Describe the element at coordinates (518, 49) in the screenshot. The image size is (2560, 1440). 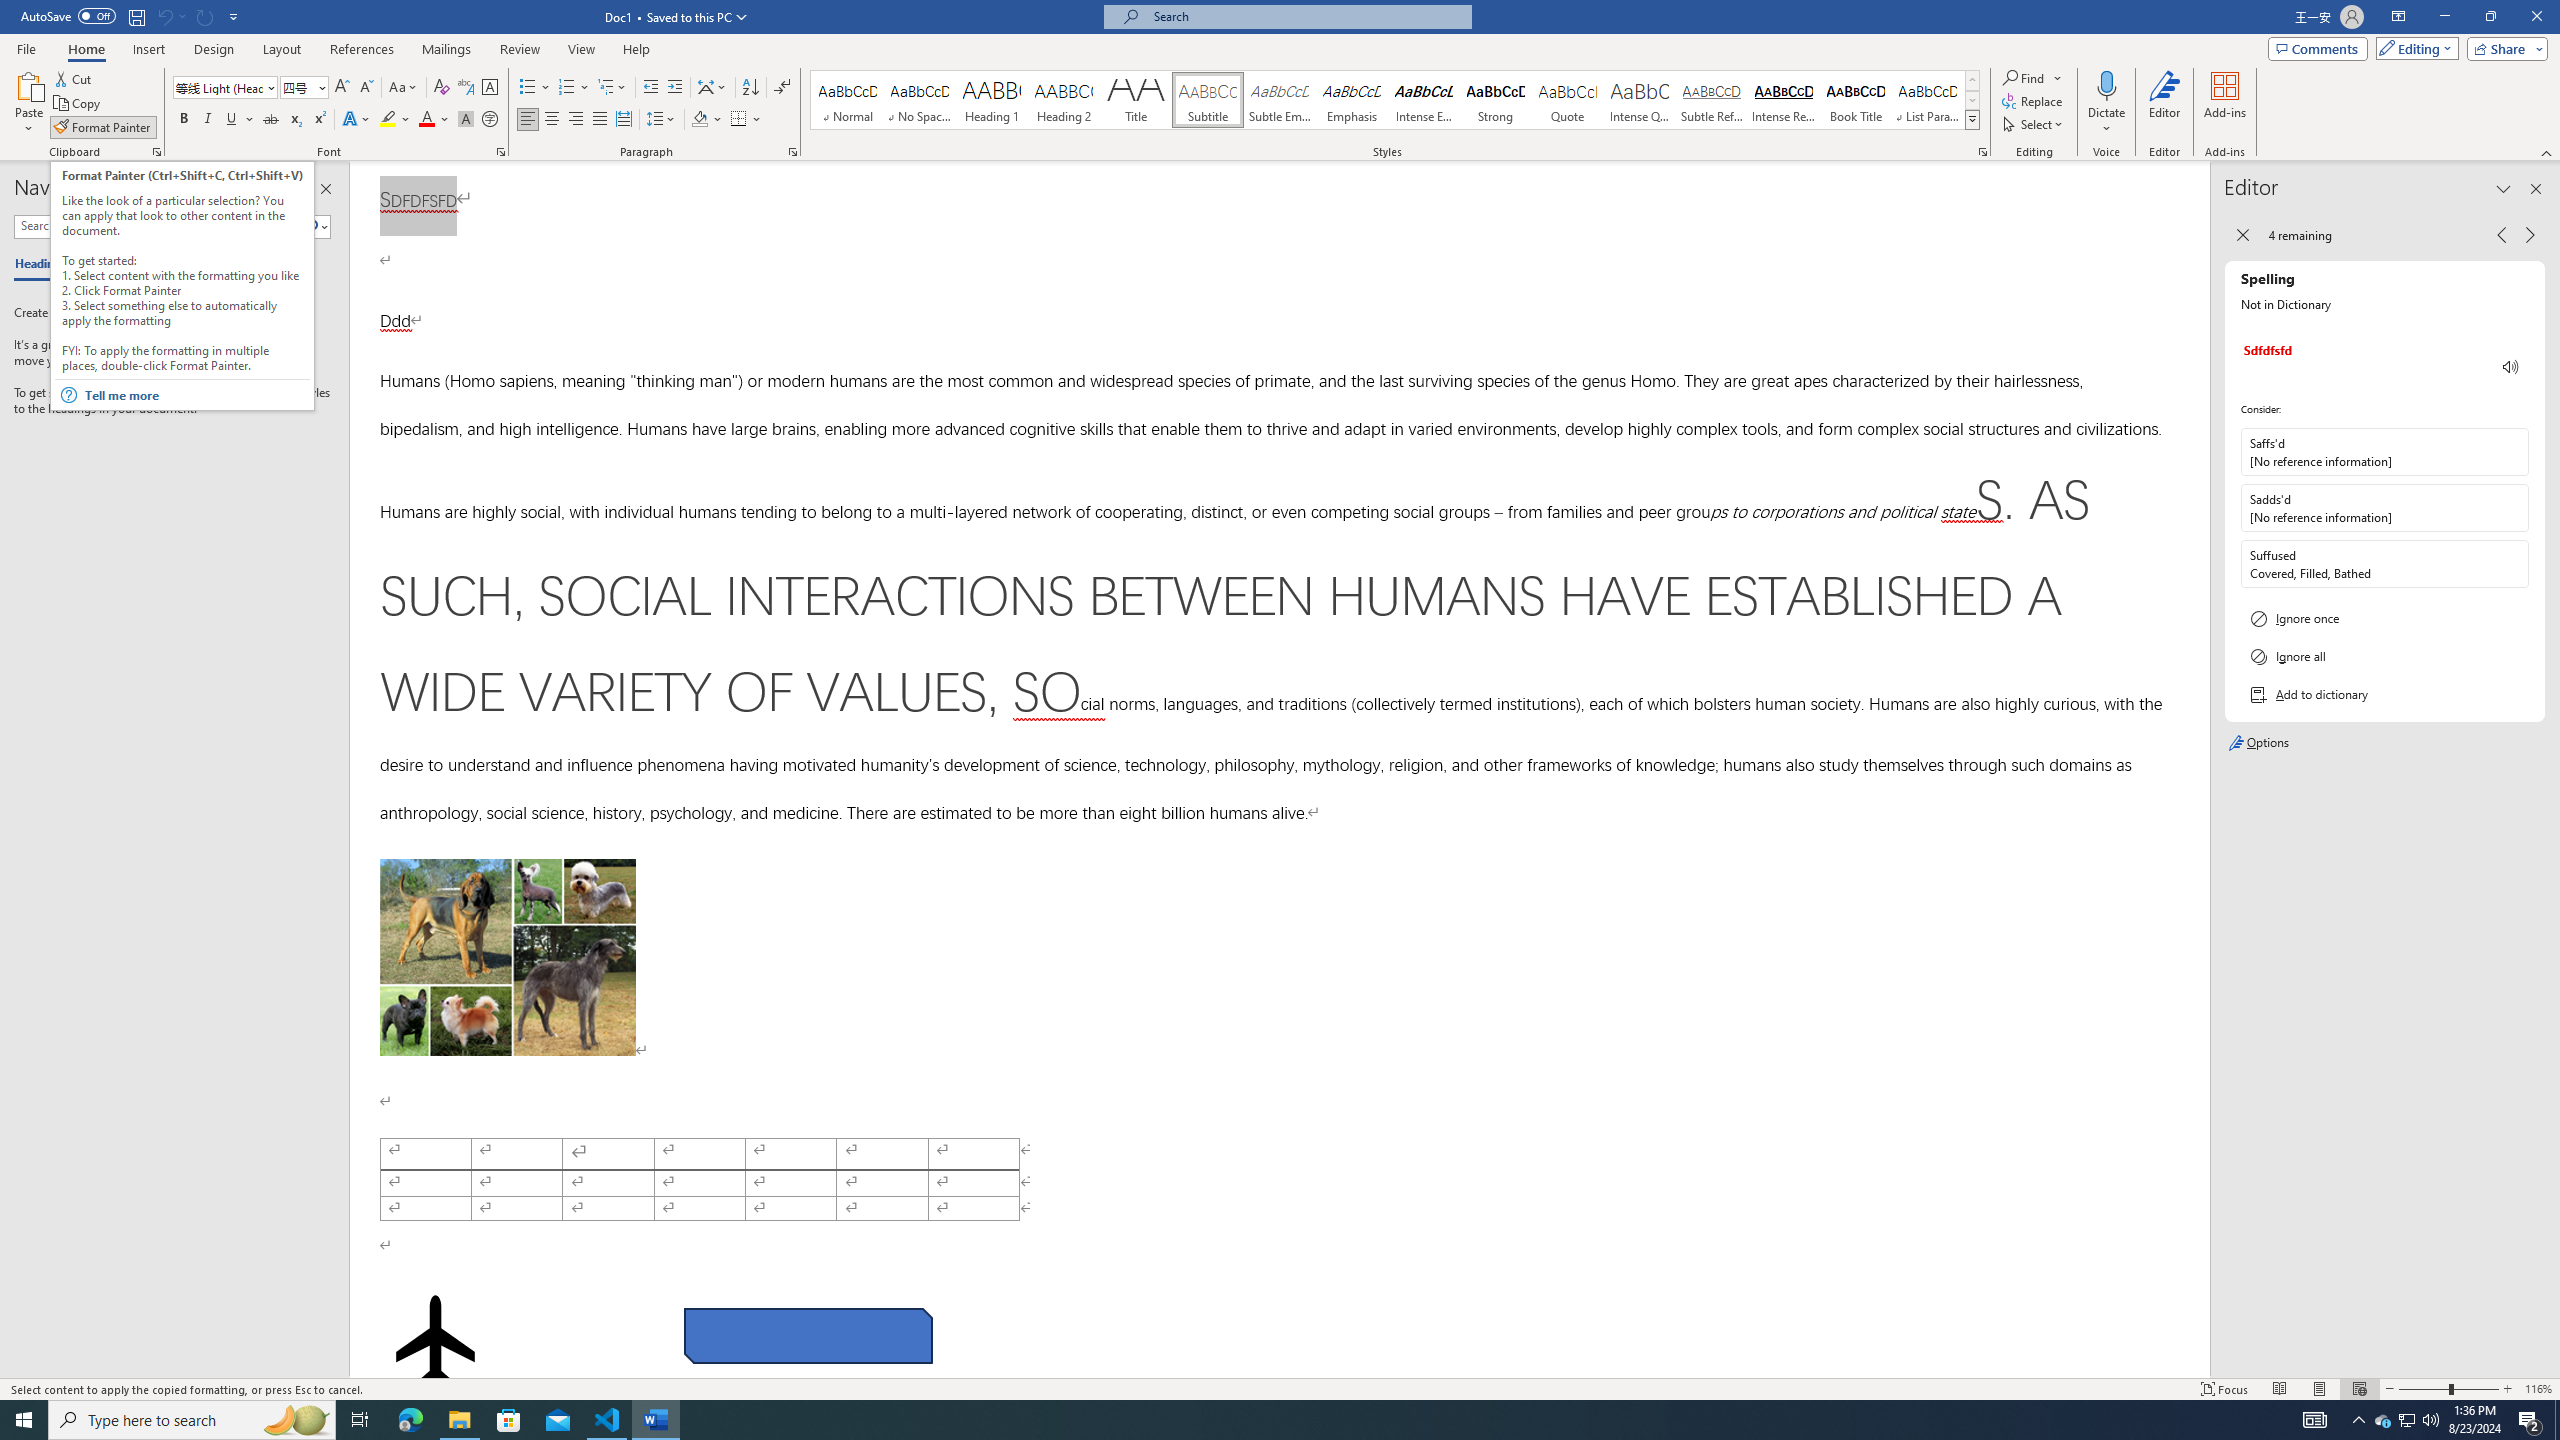
I see `'Review'` at that location.